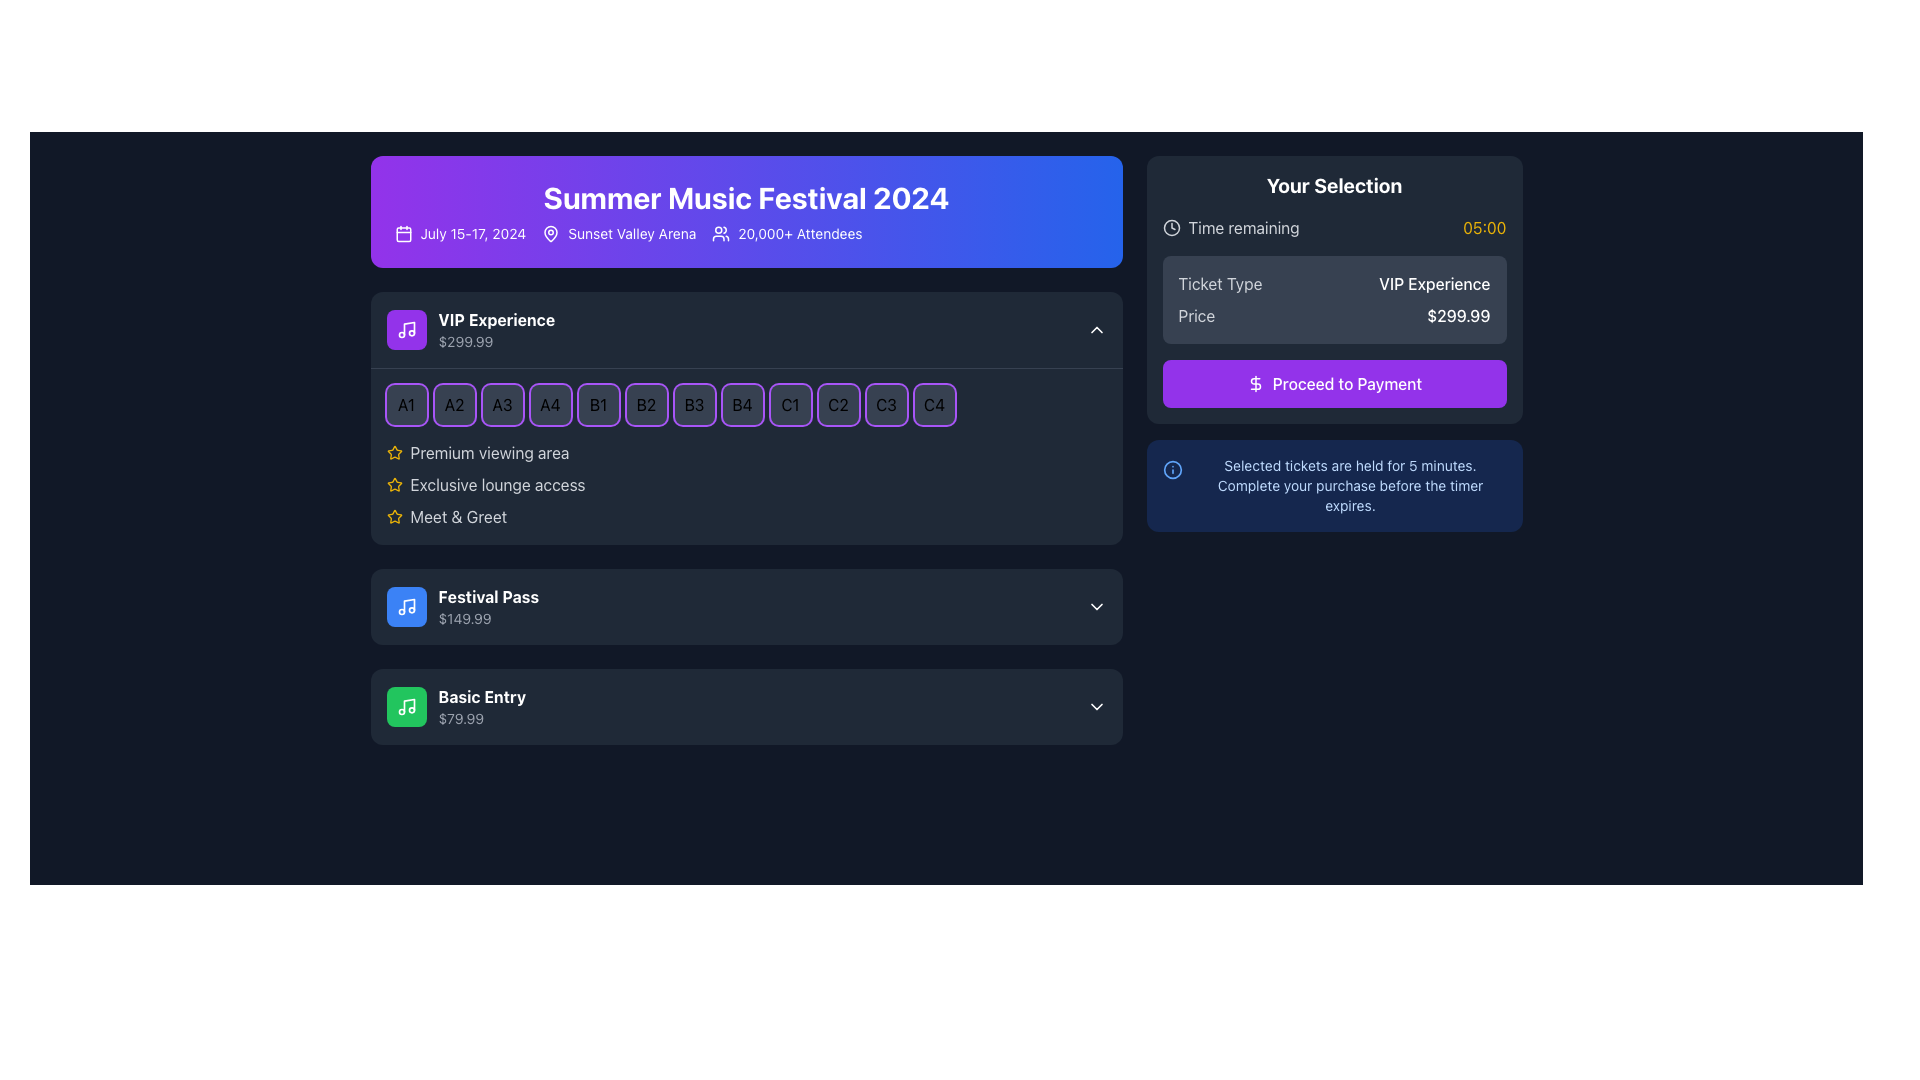  Describe the element at coordinates (402, 233) in the screenshot. I see `the calendar icon located to the left of the text 'July 15-17, 2024'` at that location.